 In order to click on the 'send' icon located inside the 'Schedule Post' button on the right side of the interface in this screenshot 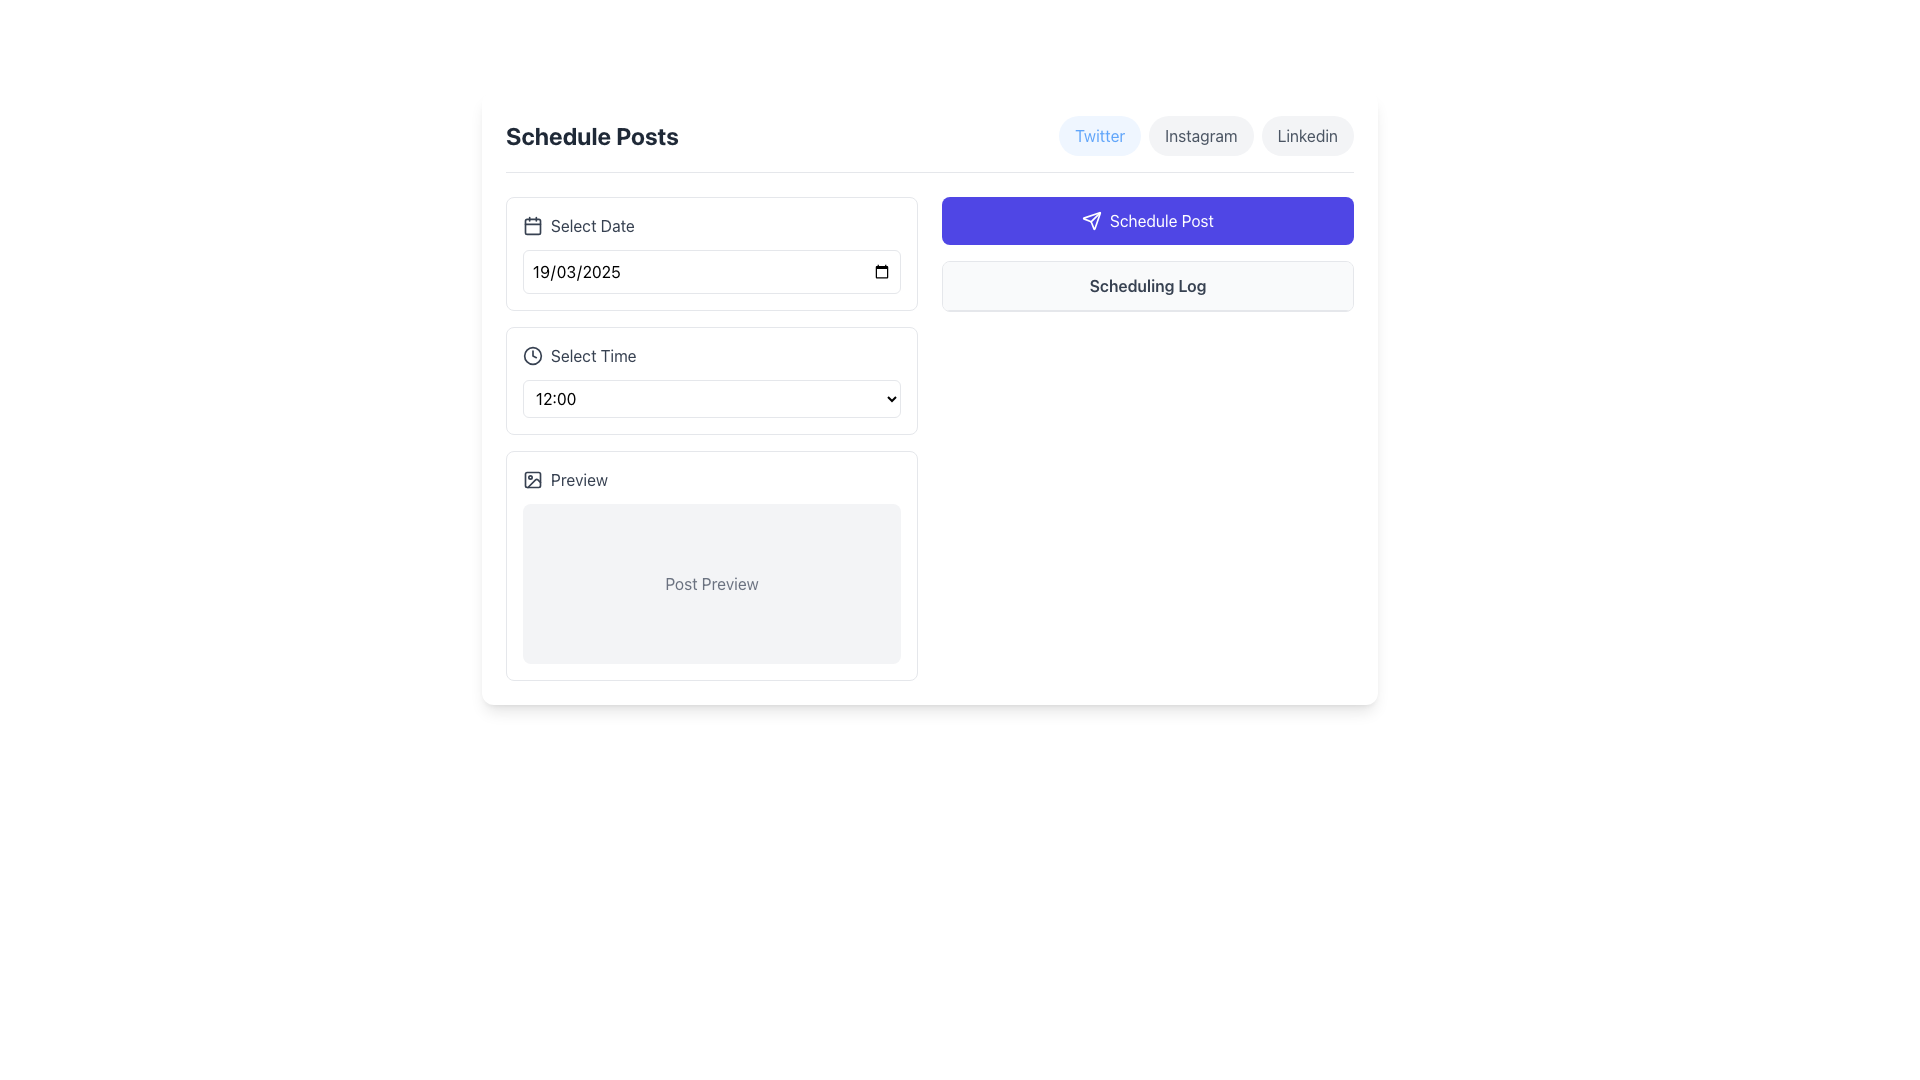, I will do `click(1090, 220)`.